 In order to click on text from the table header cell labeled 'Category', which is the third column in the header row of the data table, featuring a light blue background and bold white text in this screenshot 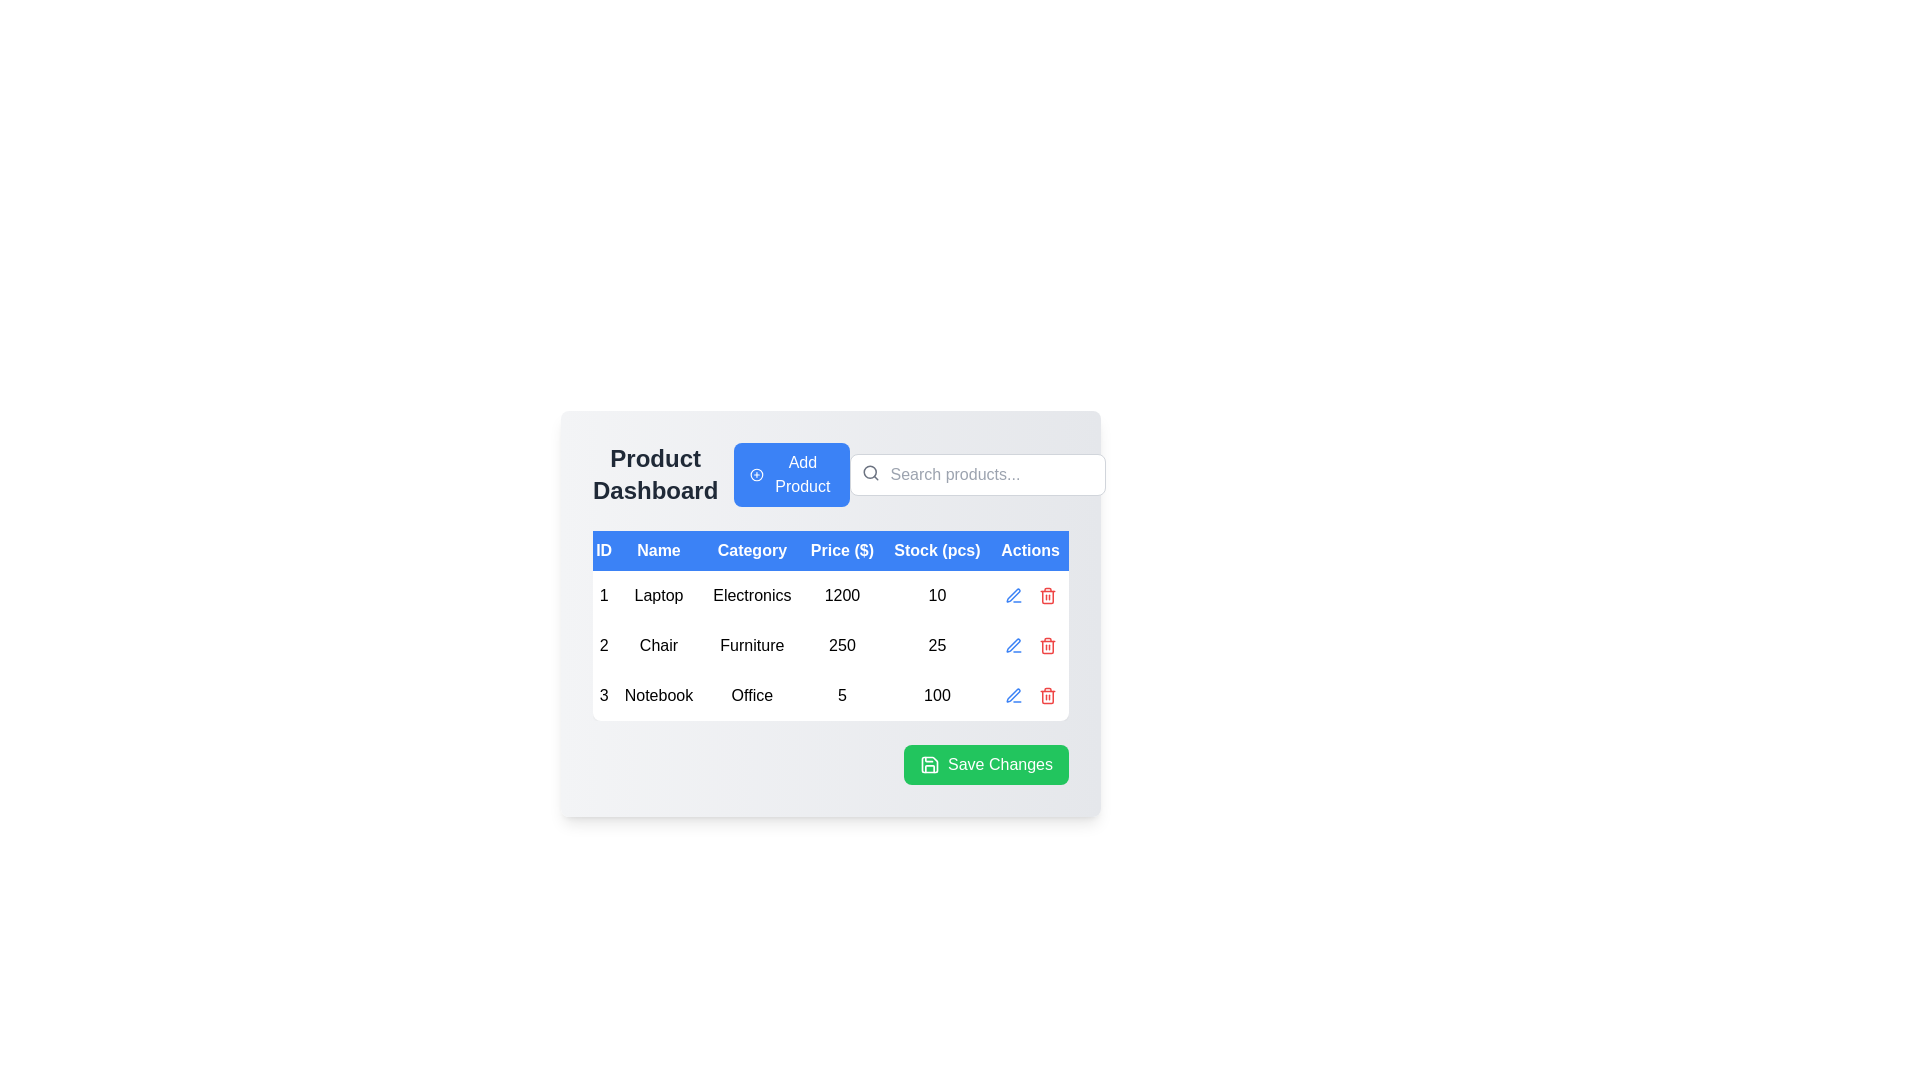, I will do `click(751, 551)`.